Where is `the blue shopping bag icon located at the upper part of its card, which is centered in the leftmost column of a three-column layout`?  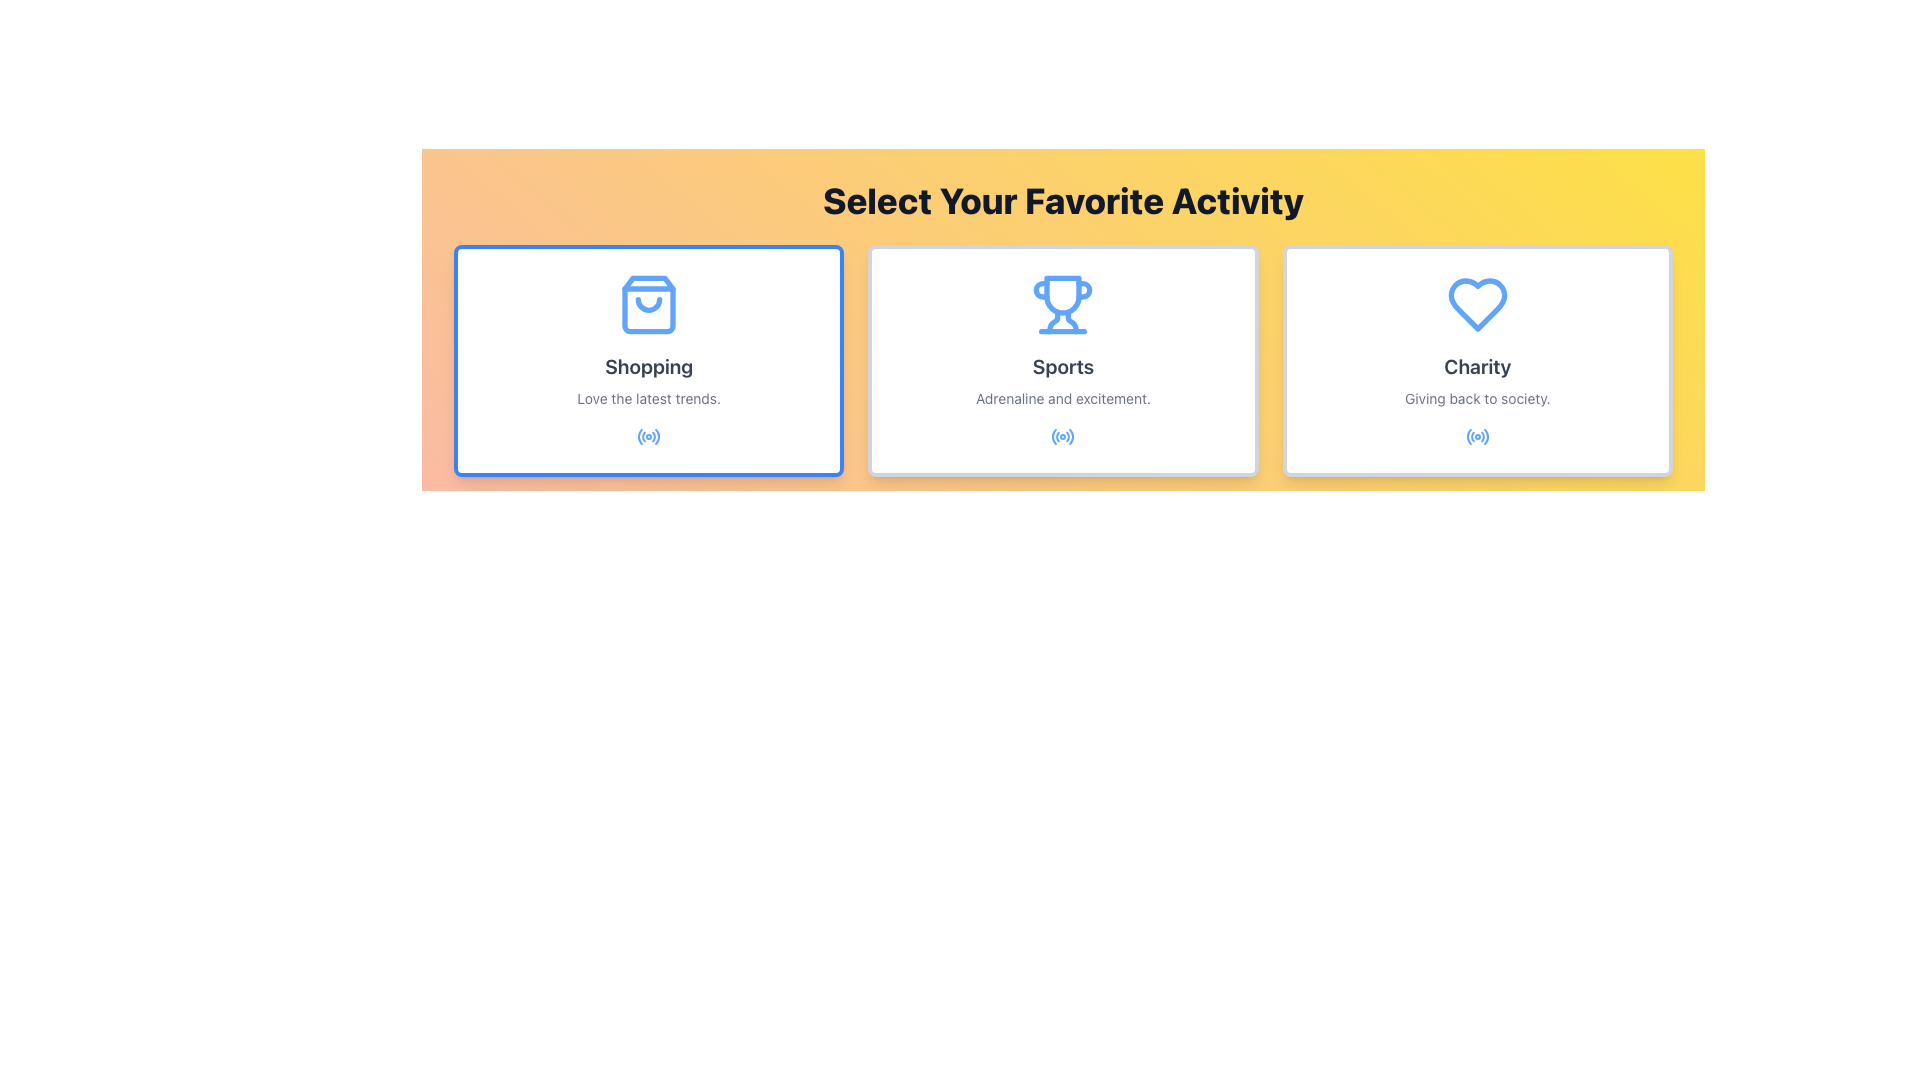 the blue shopping bag icon located at the upper part of its card, which is centered in the leftmost column of a three-column layout is located at coordinates (649, 304).